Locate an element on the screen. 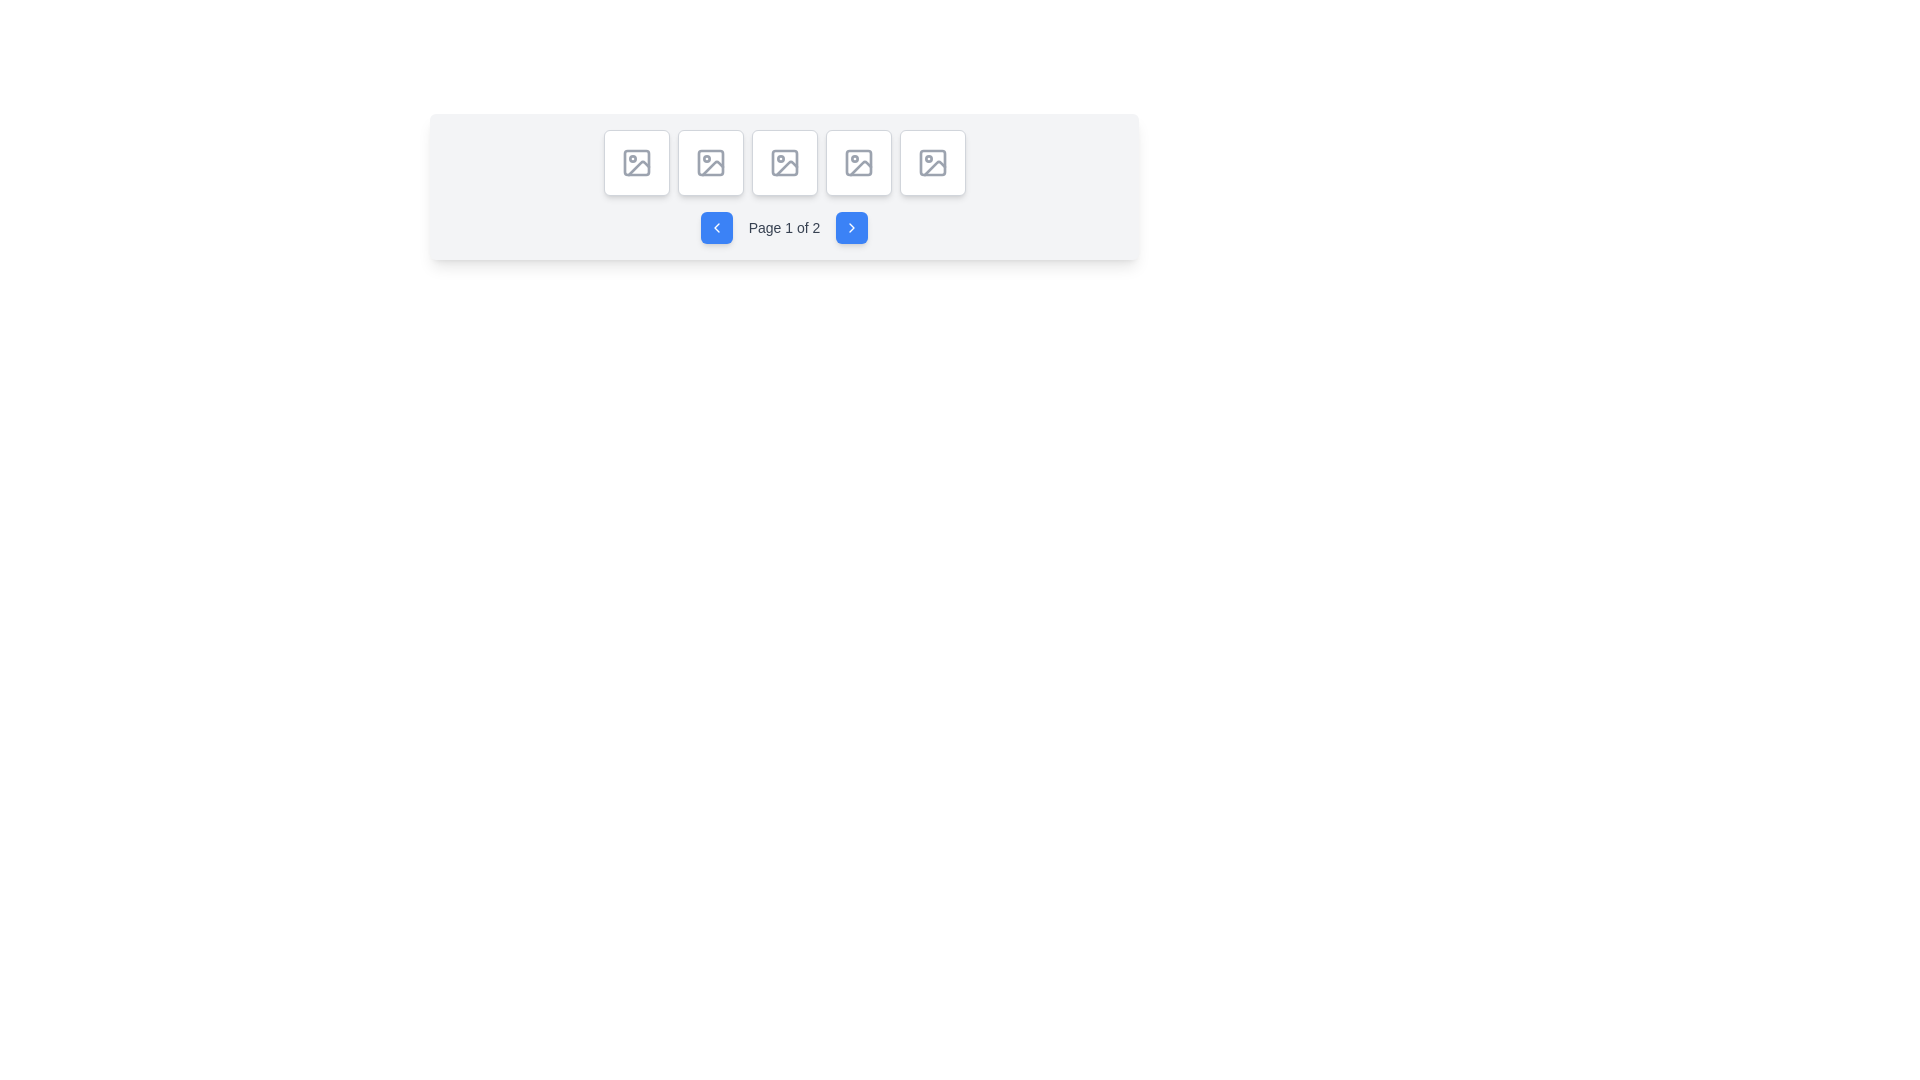  the decorative graphical component within the SVG that represents a part of the graphical icon used to depict an image placeholder, located at the bottom right corner of the placeholder icon is located at coordinates (637, 167).